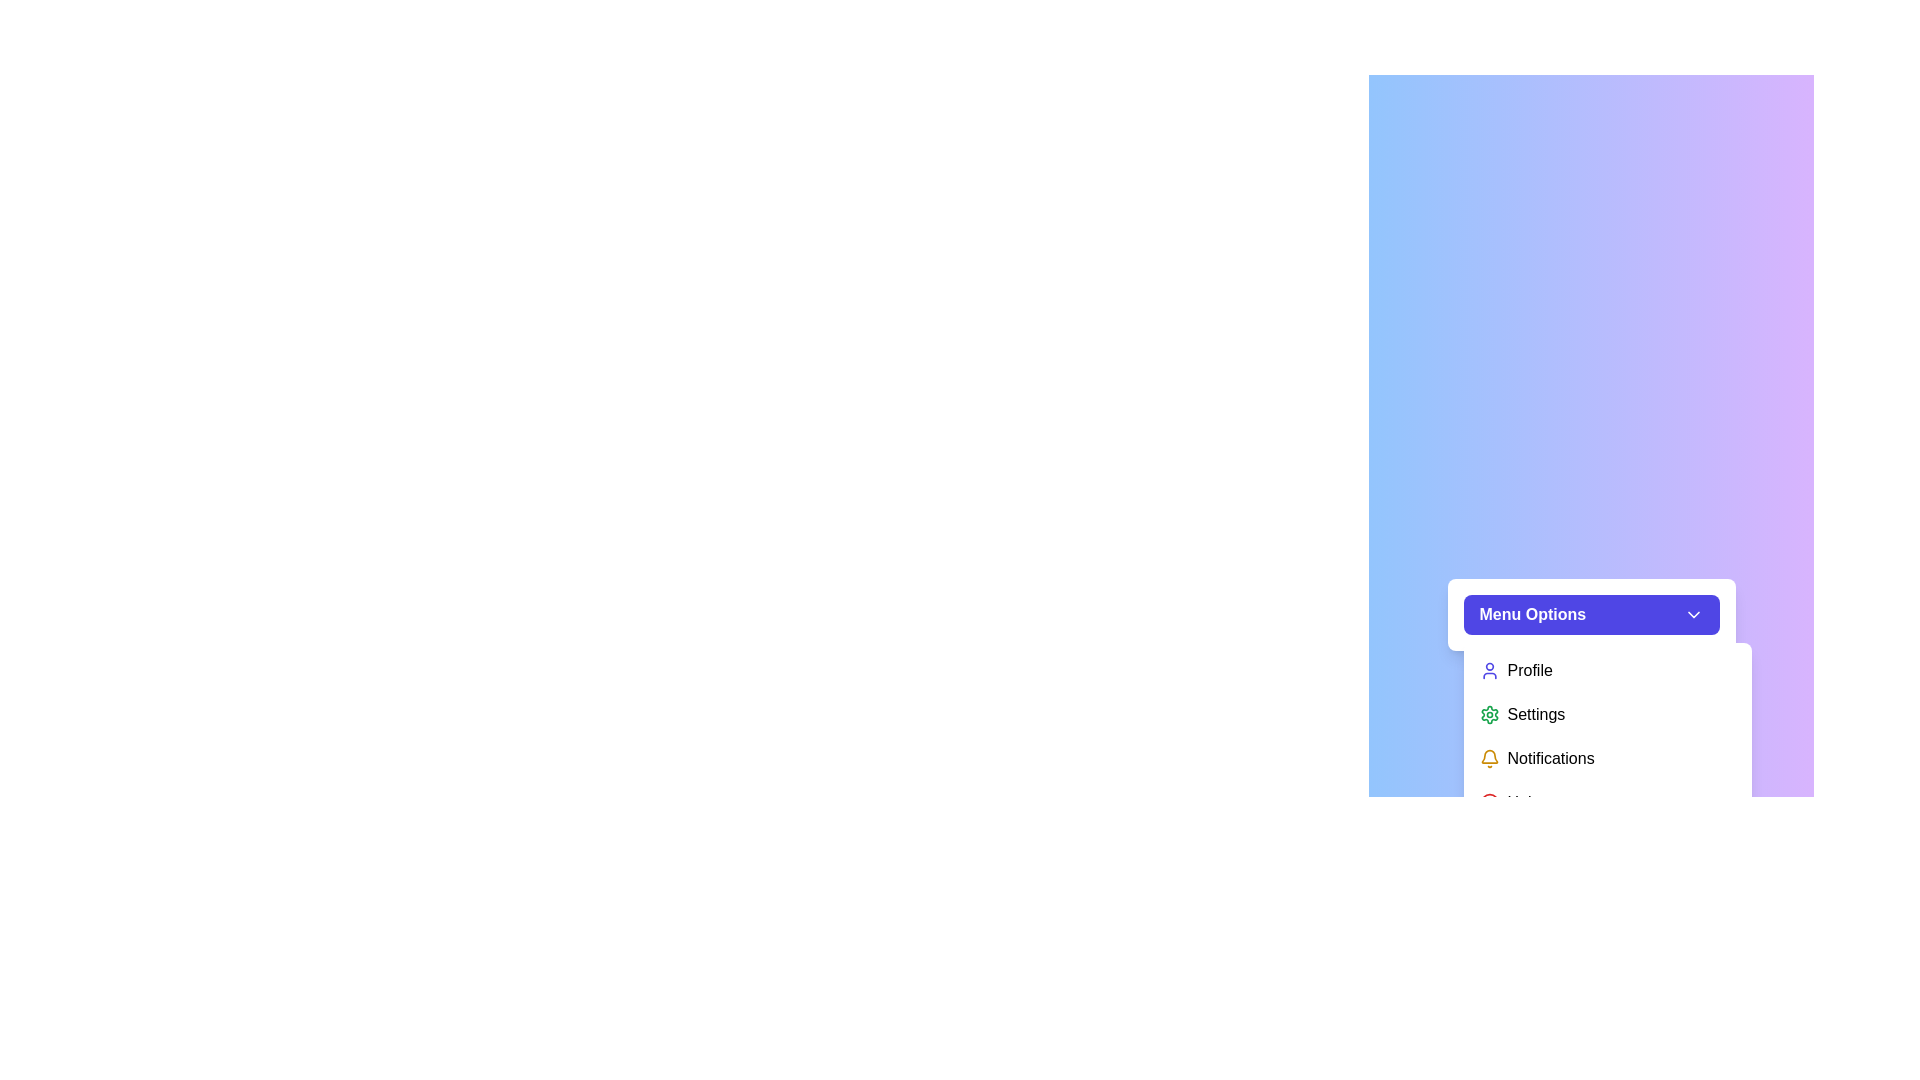 This screenshot has width=1920, height=1080. What do you see at coordinates (1692, 613) in the screenshot?
I see `the downward chevron icon, styled with a transparent fill and a white stroke, located on the right side of the 'Menu Options' button` at bounding box center [1692, 613].